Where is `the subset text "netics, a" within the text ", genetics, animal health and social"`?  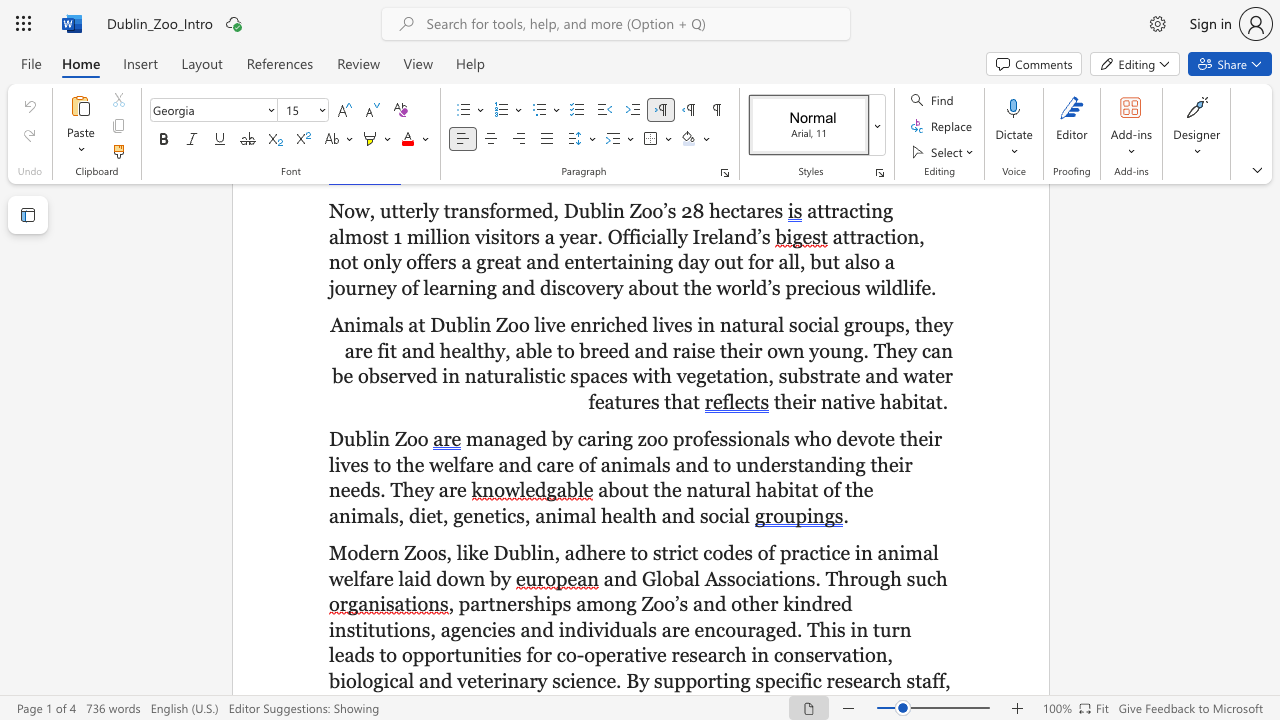
the subset text "netics, a" within the text ", genetics, animal health and social" is located at coordinates (471, 514).